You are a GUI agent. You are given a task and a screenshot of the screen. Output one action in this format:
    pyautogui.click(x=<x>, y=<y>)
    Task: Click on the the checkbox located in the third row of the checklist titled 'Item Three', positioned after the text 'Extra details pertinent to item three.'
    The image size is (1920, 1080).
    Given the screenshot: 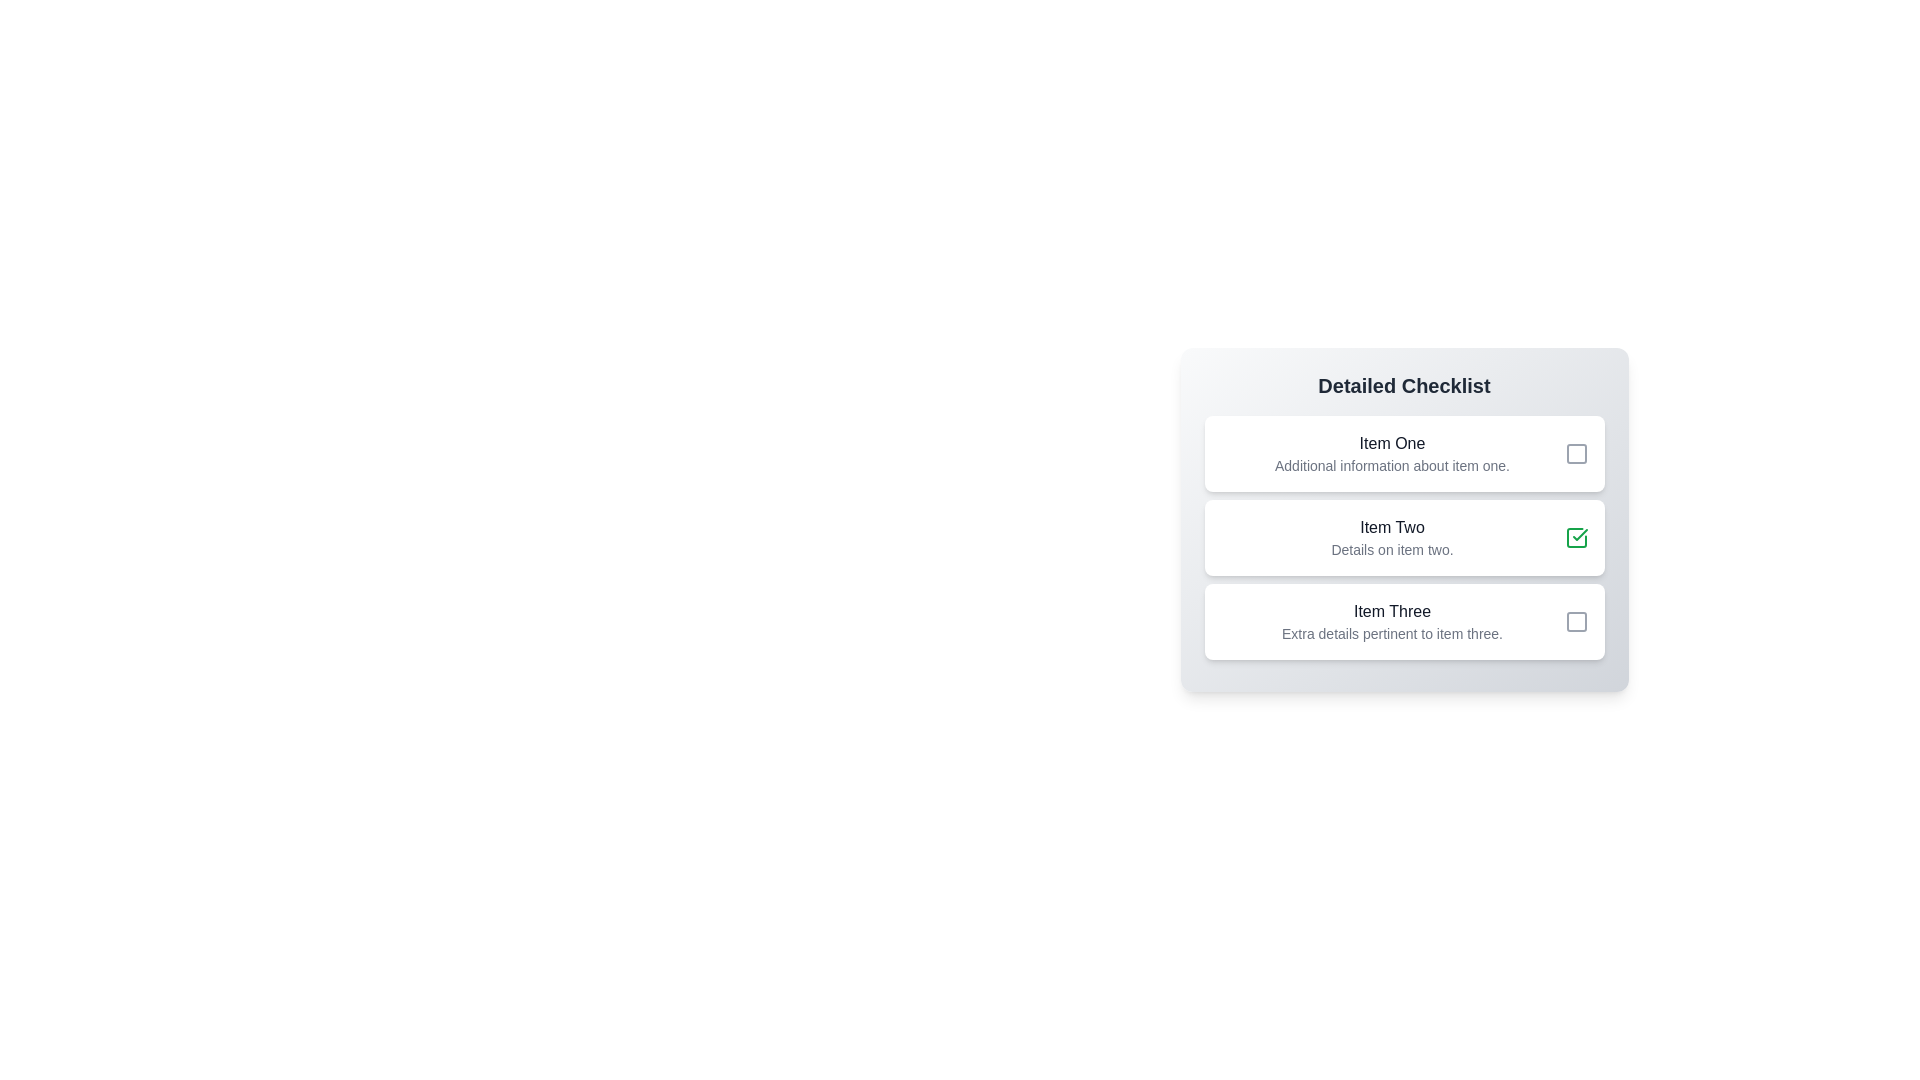 What is the action you would take?
    pyautogui.click(x=1575, y=620)
    